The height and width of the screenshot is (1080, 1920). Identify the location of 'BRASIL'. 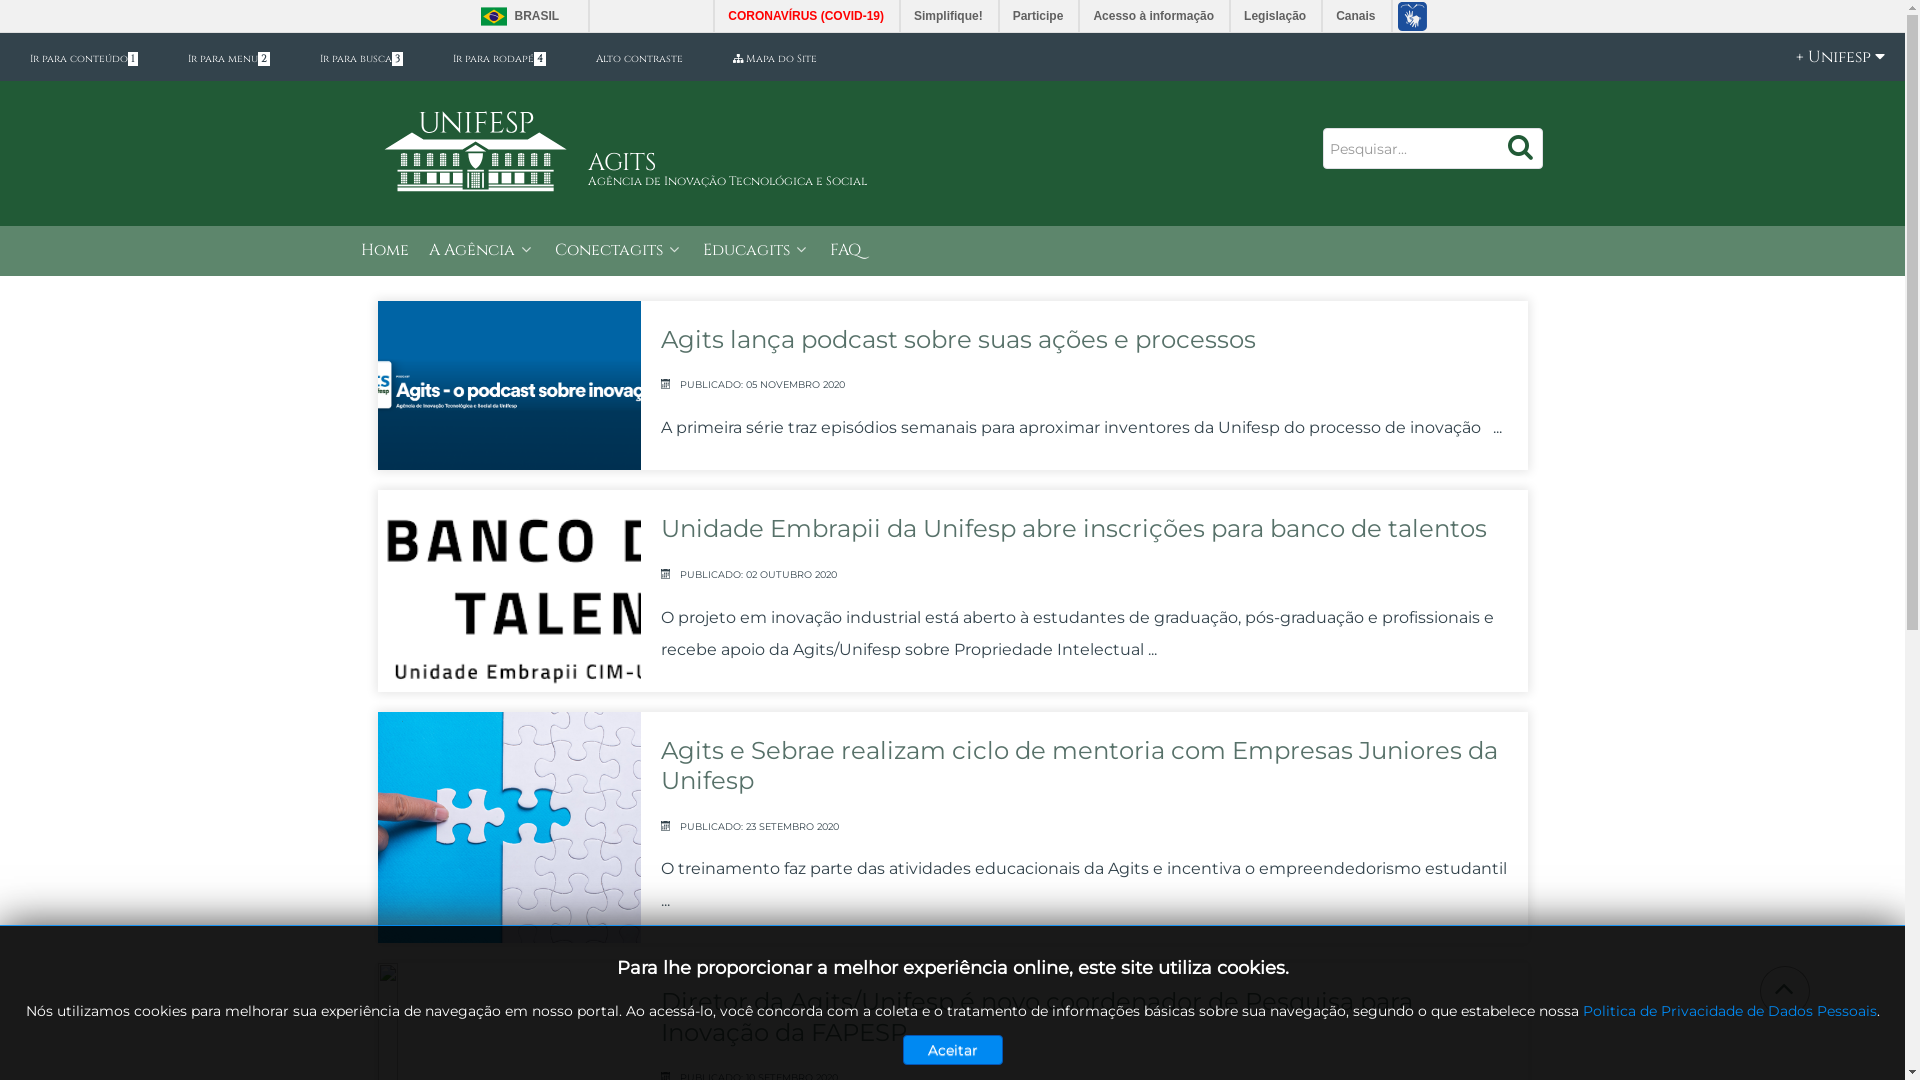
(514, 16).